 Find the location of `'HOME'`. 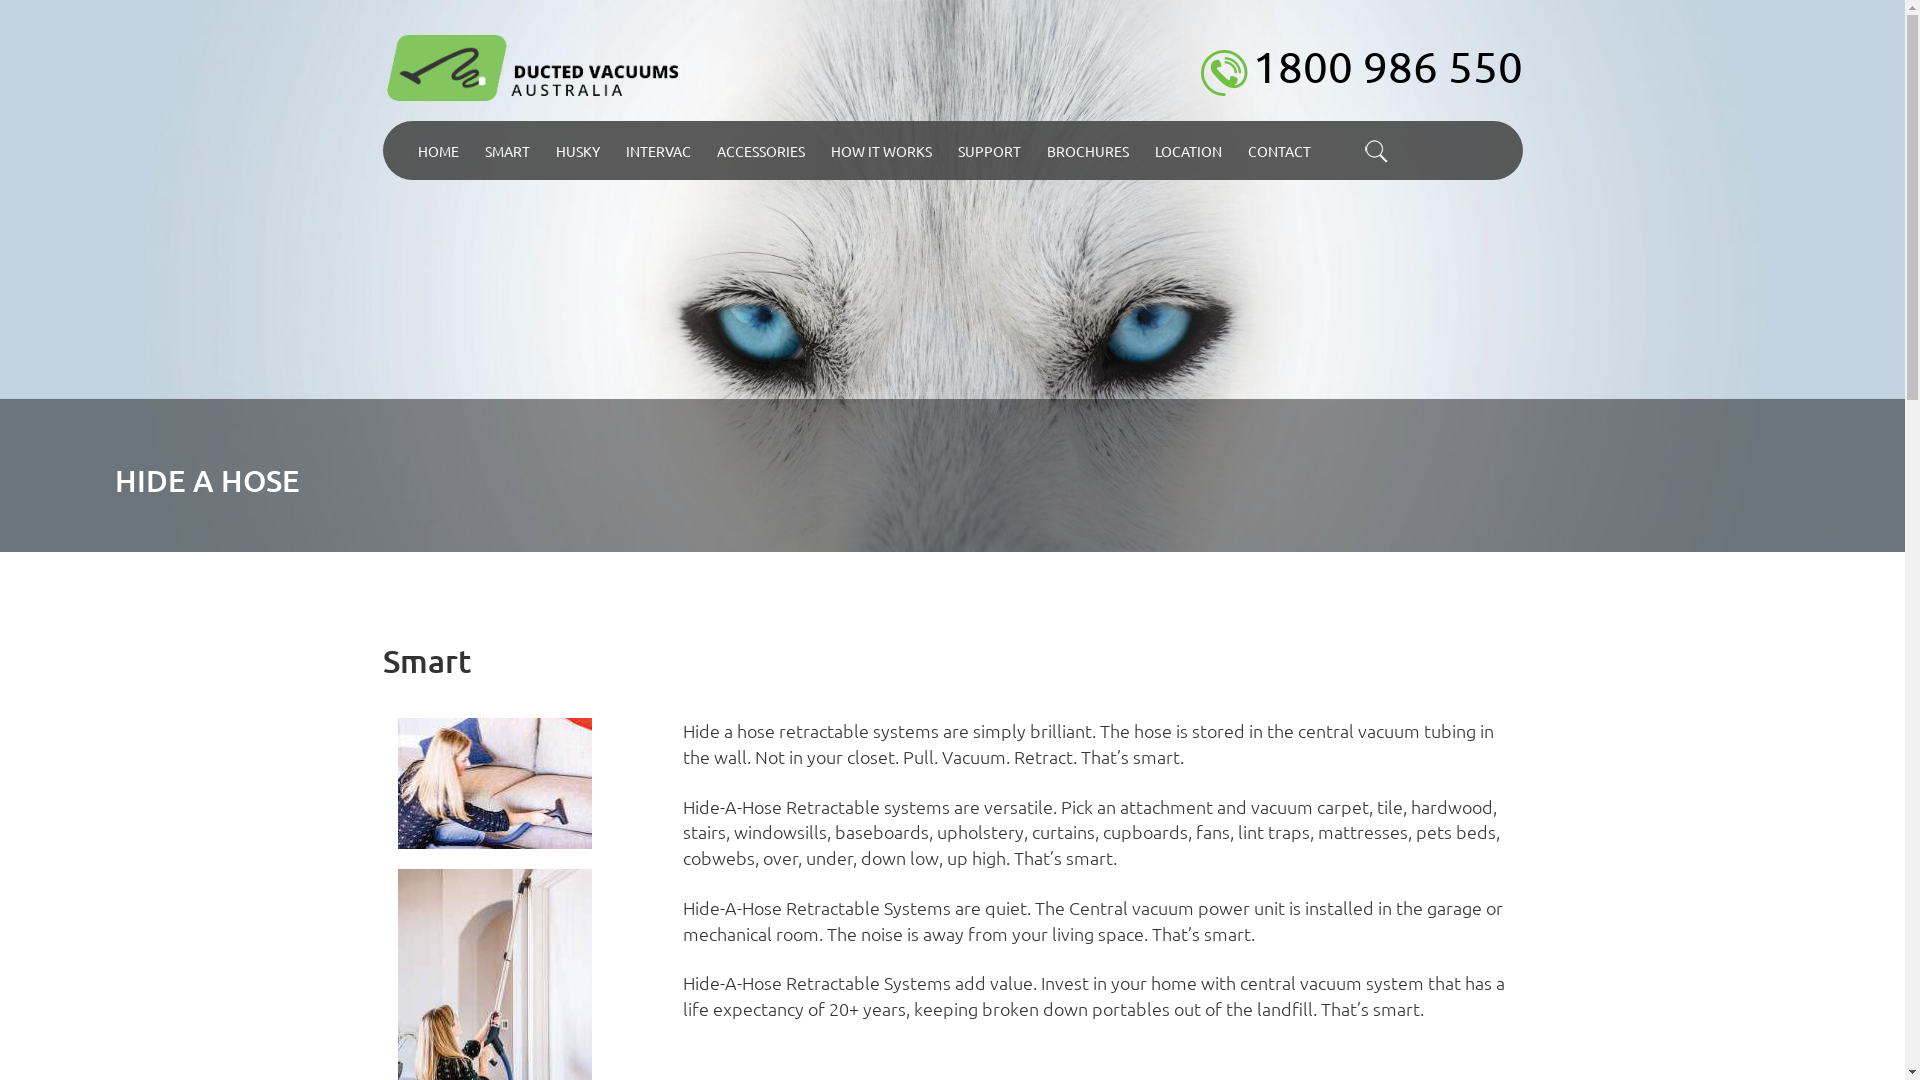

'HOME' is located at coordinates (436, 149).